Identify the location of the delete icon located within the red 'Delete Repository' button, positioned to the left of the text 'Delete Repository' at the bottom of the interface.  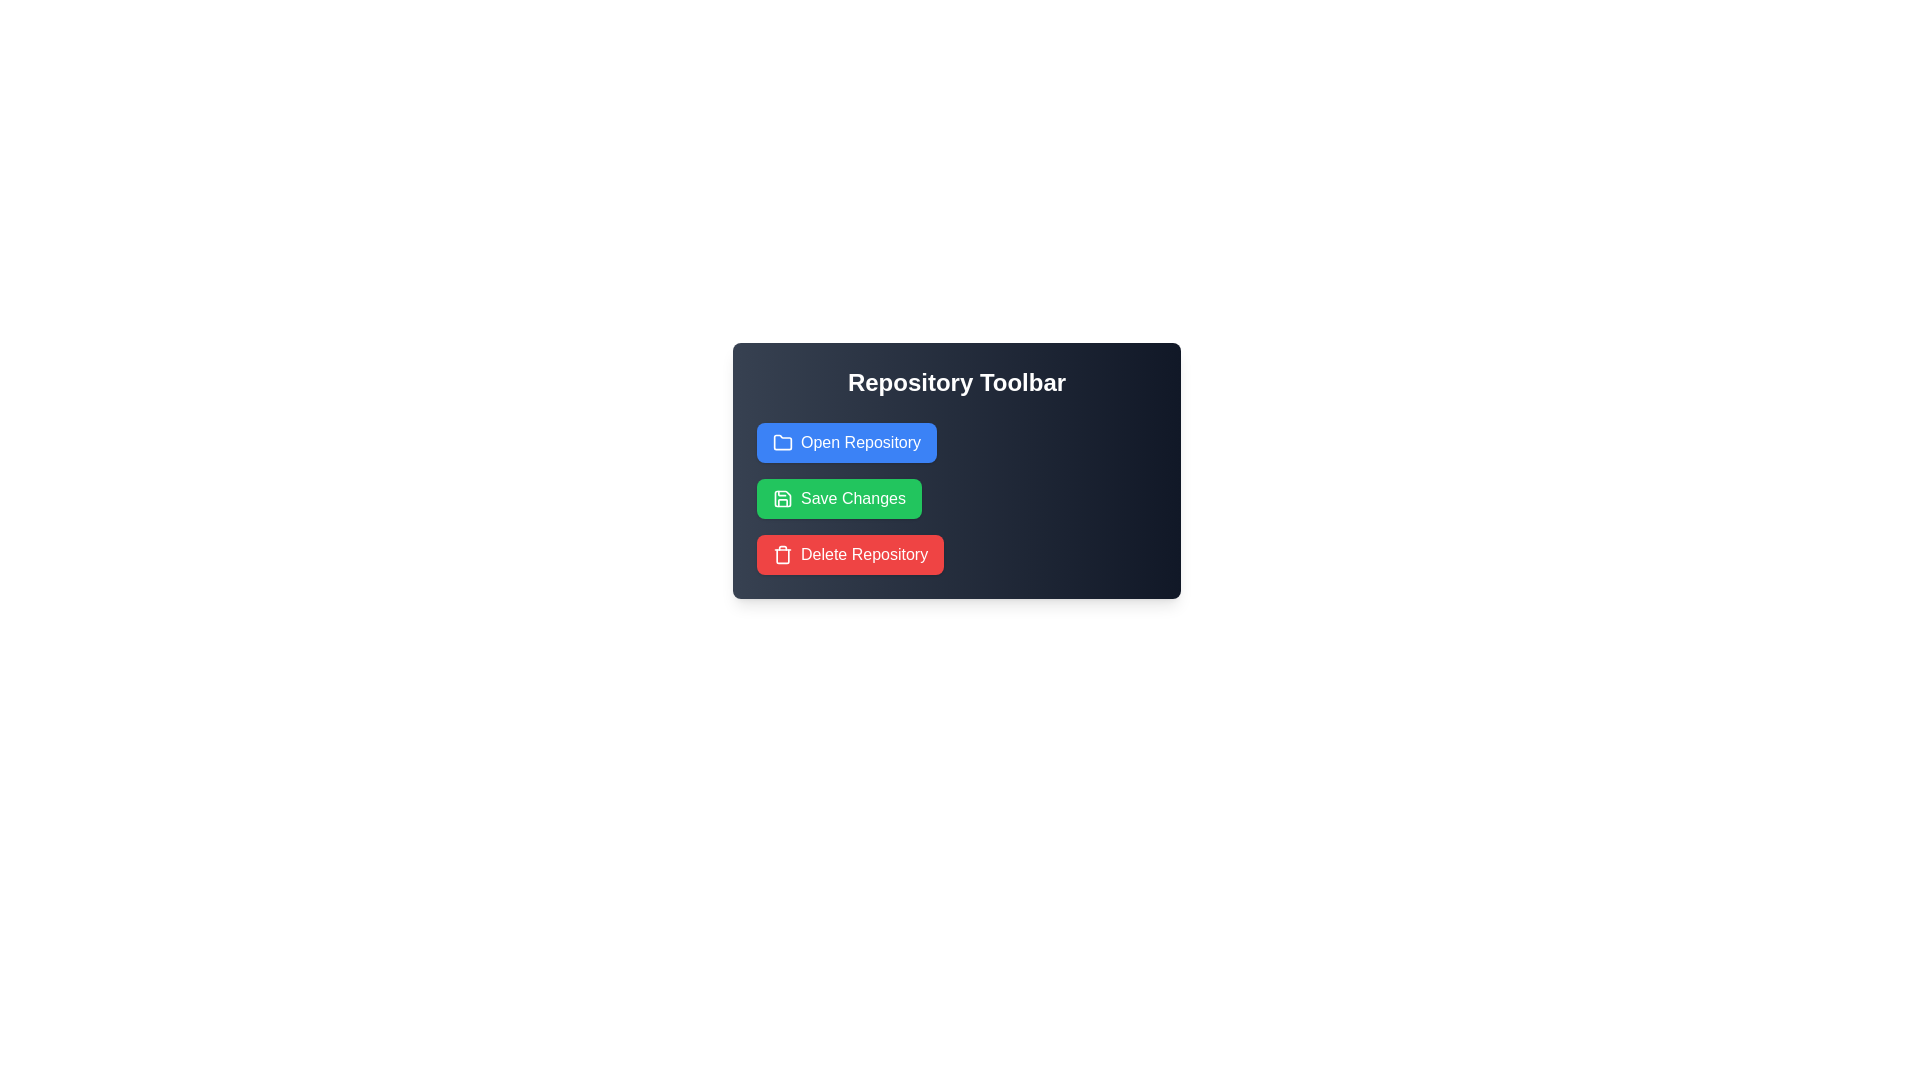
(781, 555).